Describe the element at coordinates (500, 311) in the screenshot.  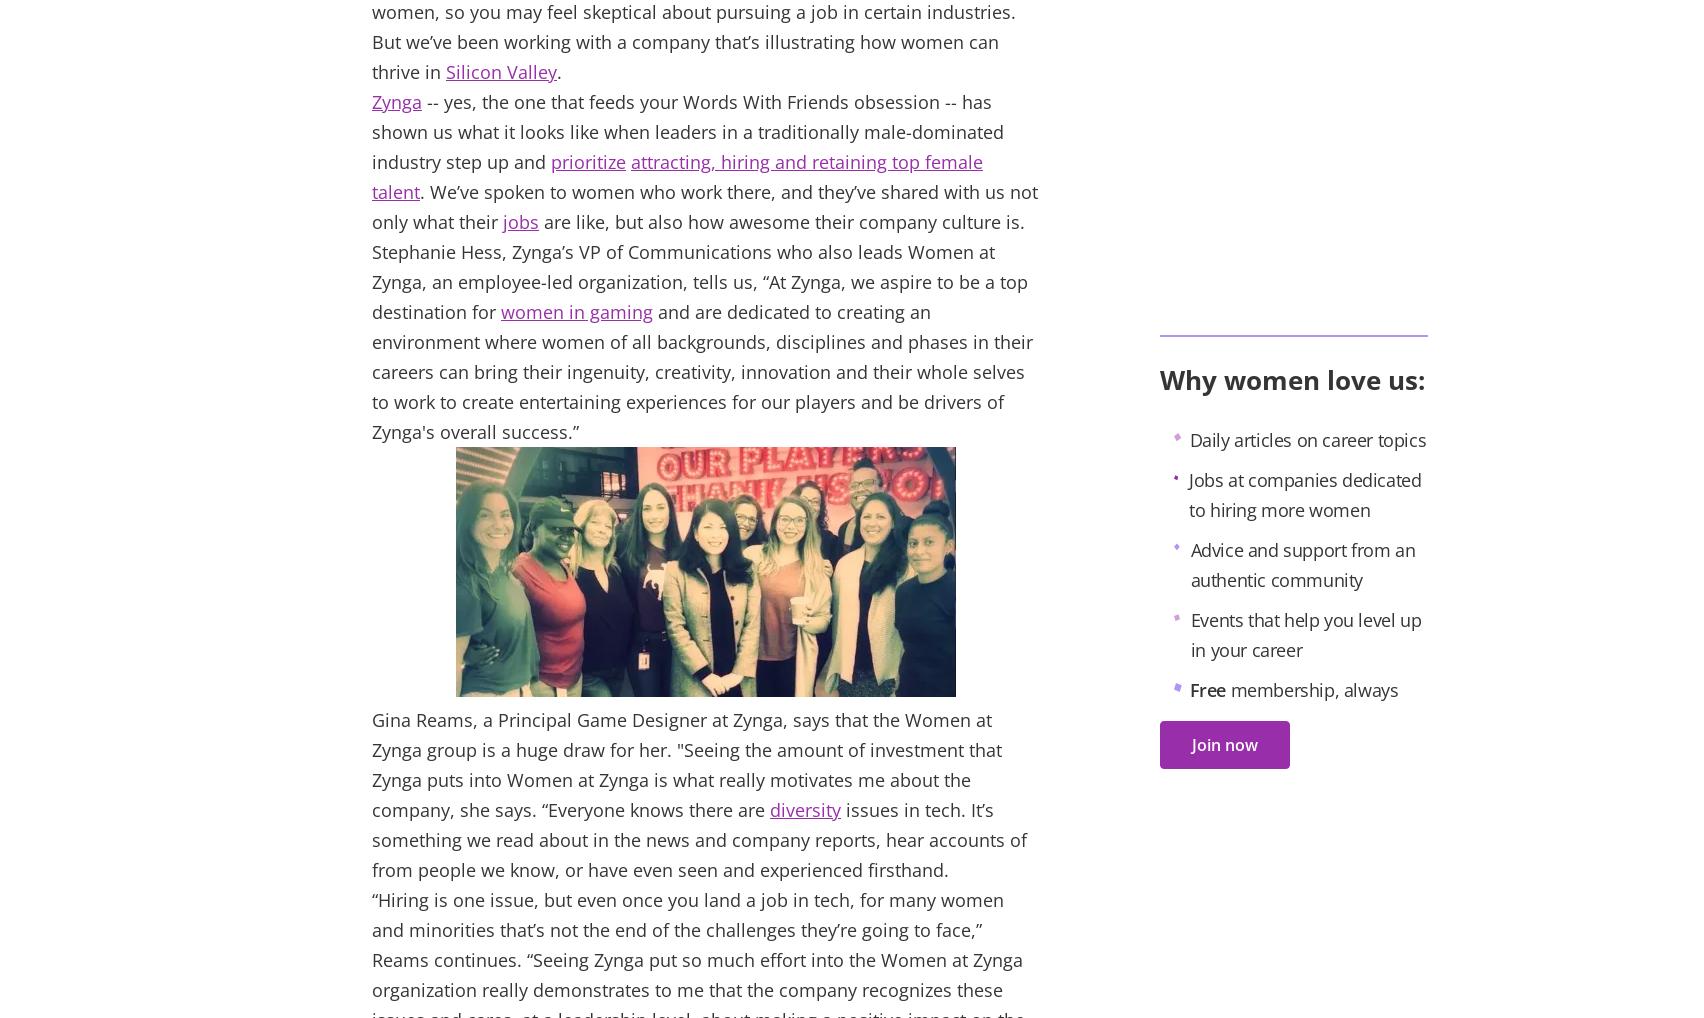
I see `'women in gaming'` at that location.